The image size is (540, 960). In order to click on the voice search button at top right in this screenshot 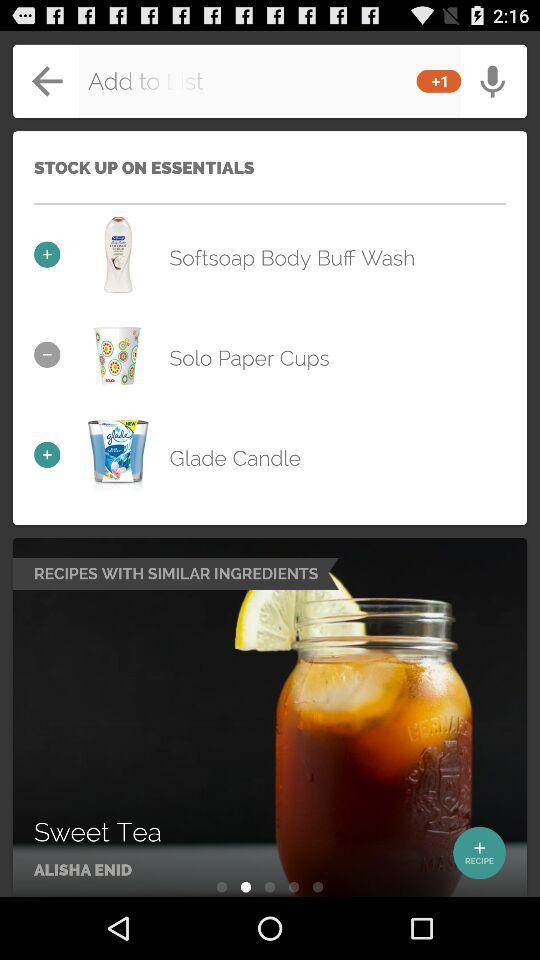, I will do `click(488, 73)`.